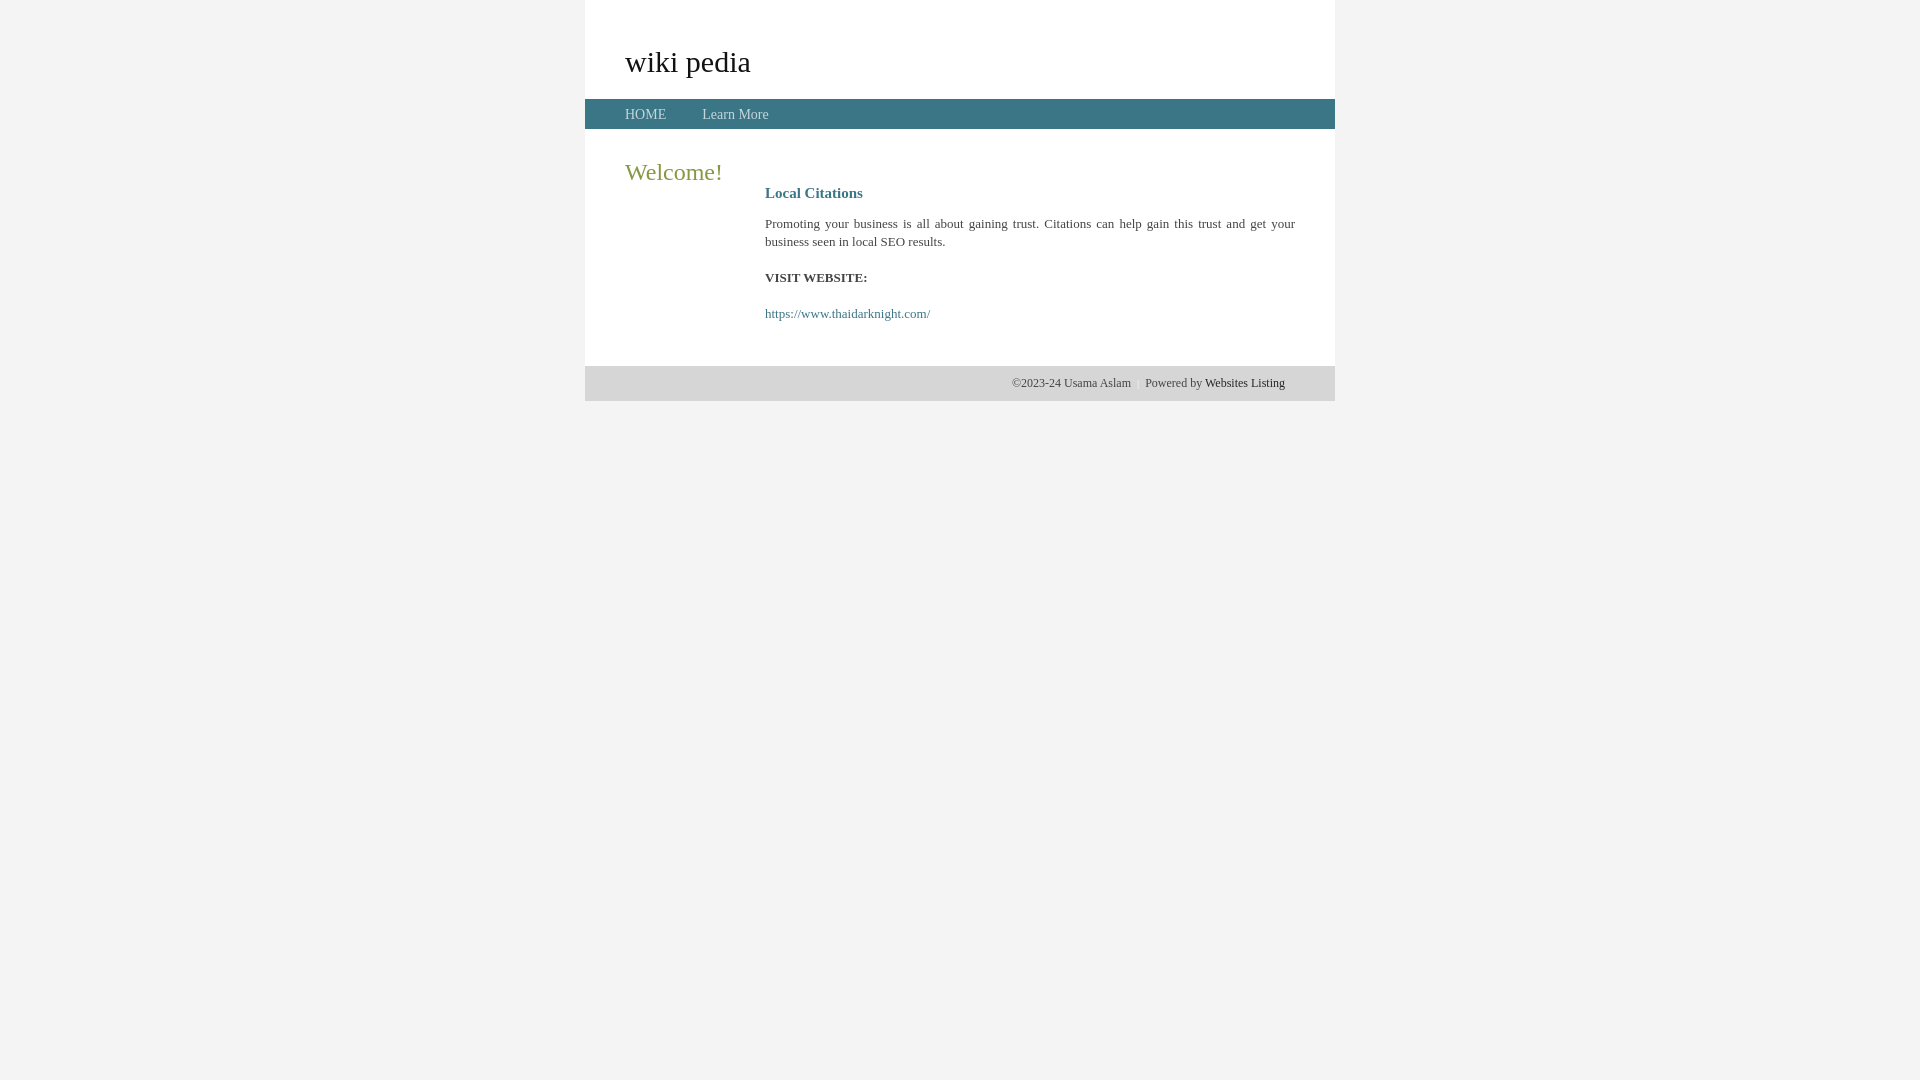 The width and height of the screenshot is (1920, 1080). What do you see at coordinates (733, 114) in the screenshot?
I see `'Learn More'` at bounding box center [733, 114].